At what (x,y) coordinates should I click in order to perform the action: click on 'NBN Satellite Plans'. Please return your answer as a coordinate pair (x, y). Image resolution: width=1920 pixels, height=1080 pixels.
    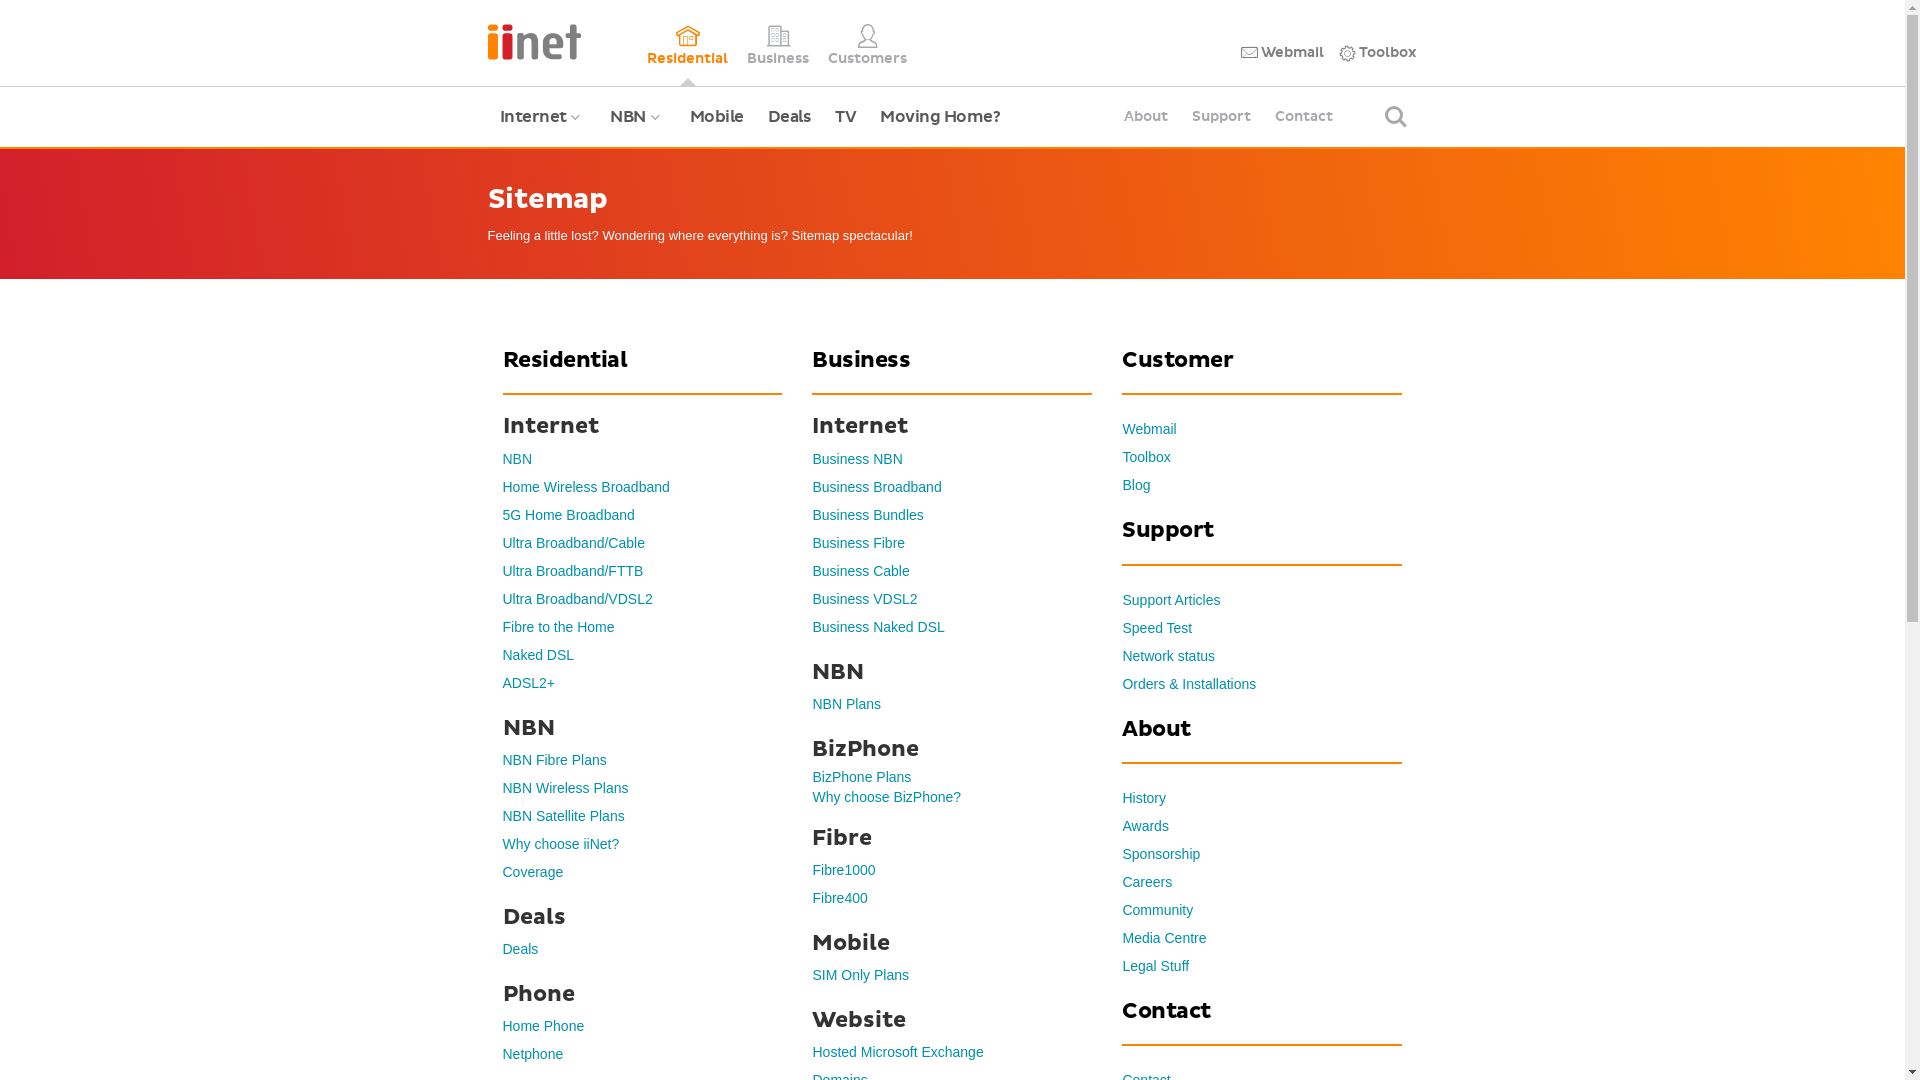
    Looking at the image, I should click on (561, 816).